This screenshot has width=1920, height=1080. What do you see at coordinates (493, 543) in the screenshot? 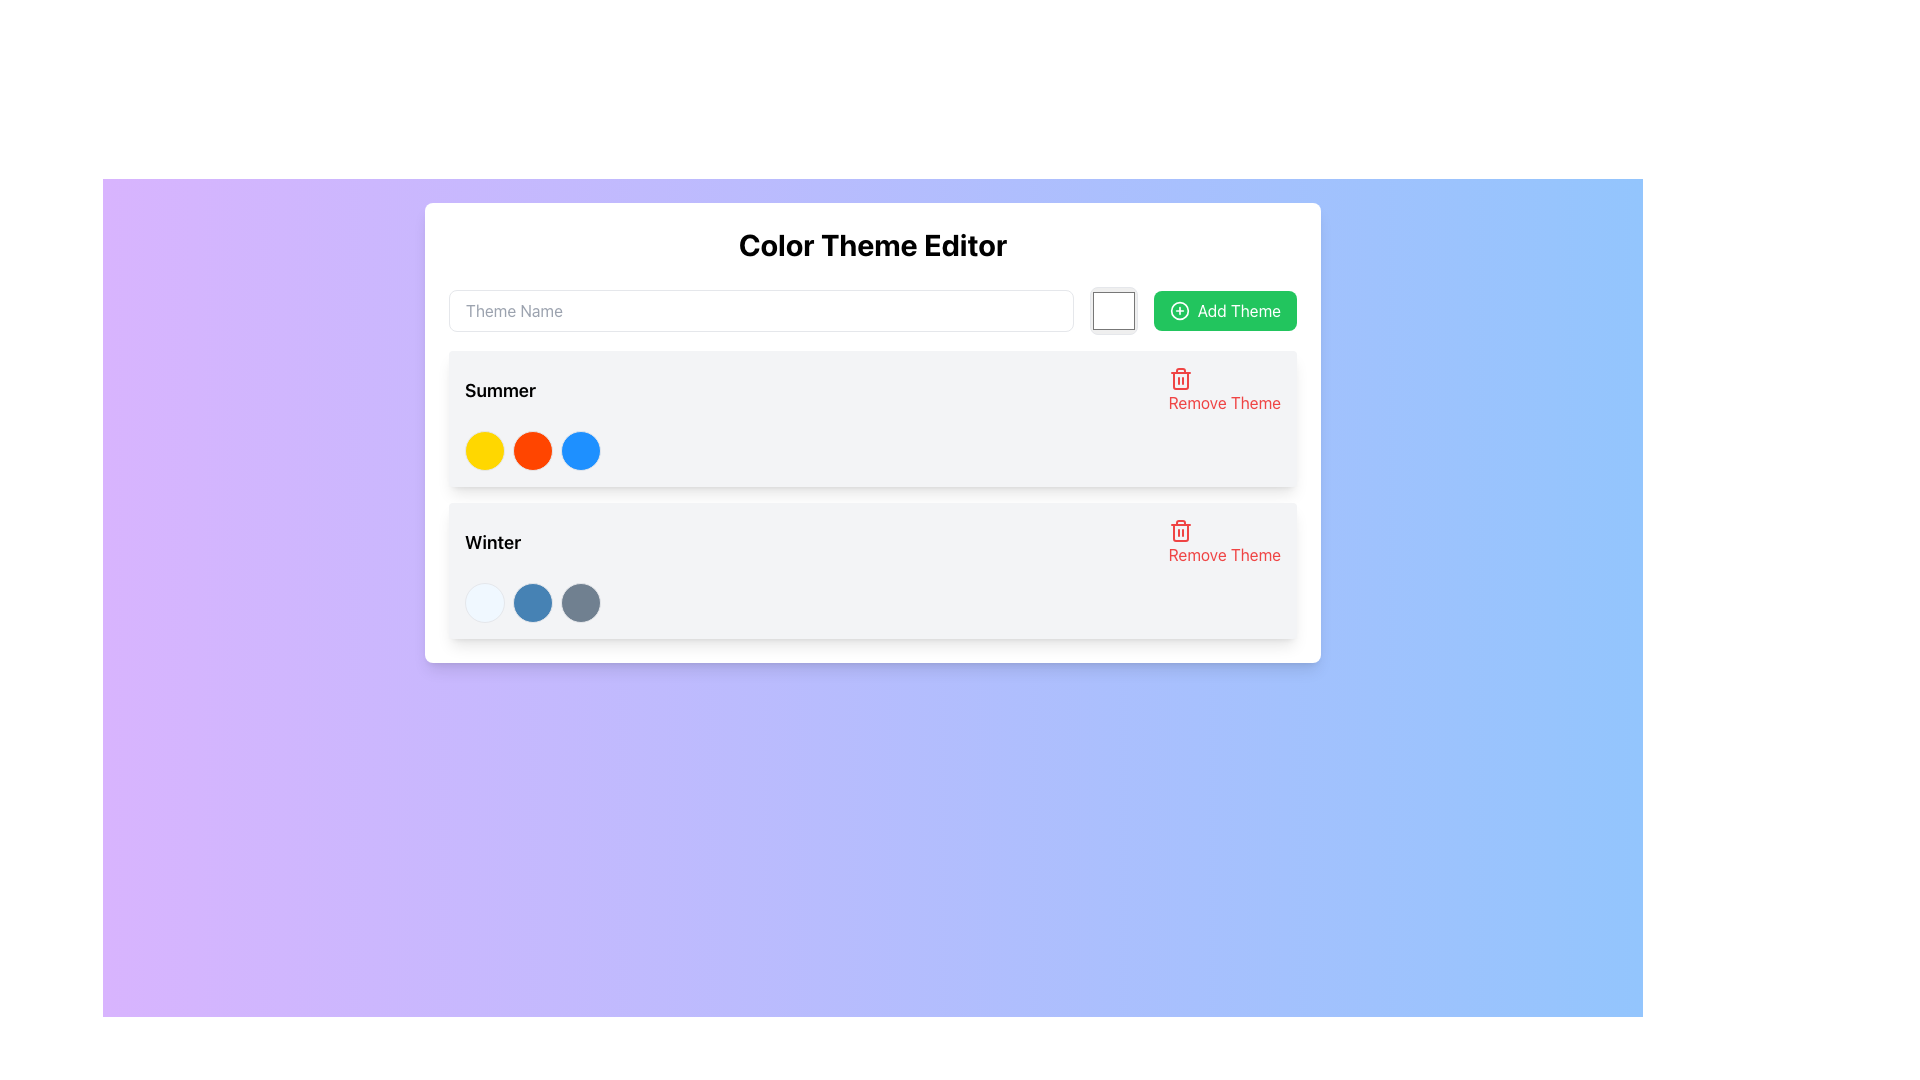
I see `the static text label displaying 'Winter', located in the second main row of the interface beneath the 'Summer' theme section` at bounding box center [493, 543].